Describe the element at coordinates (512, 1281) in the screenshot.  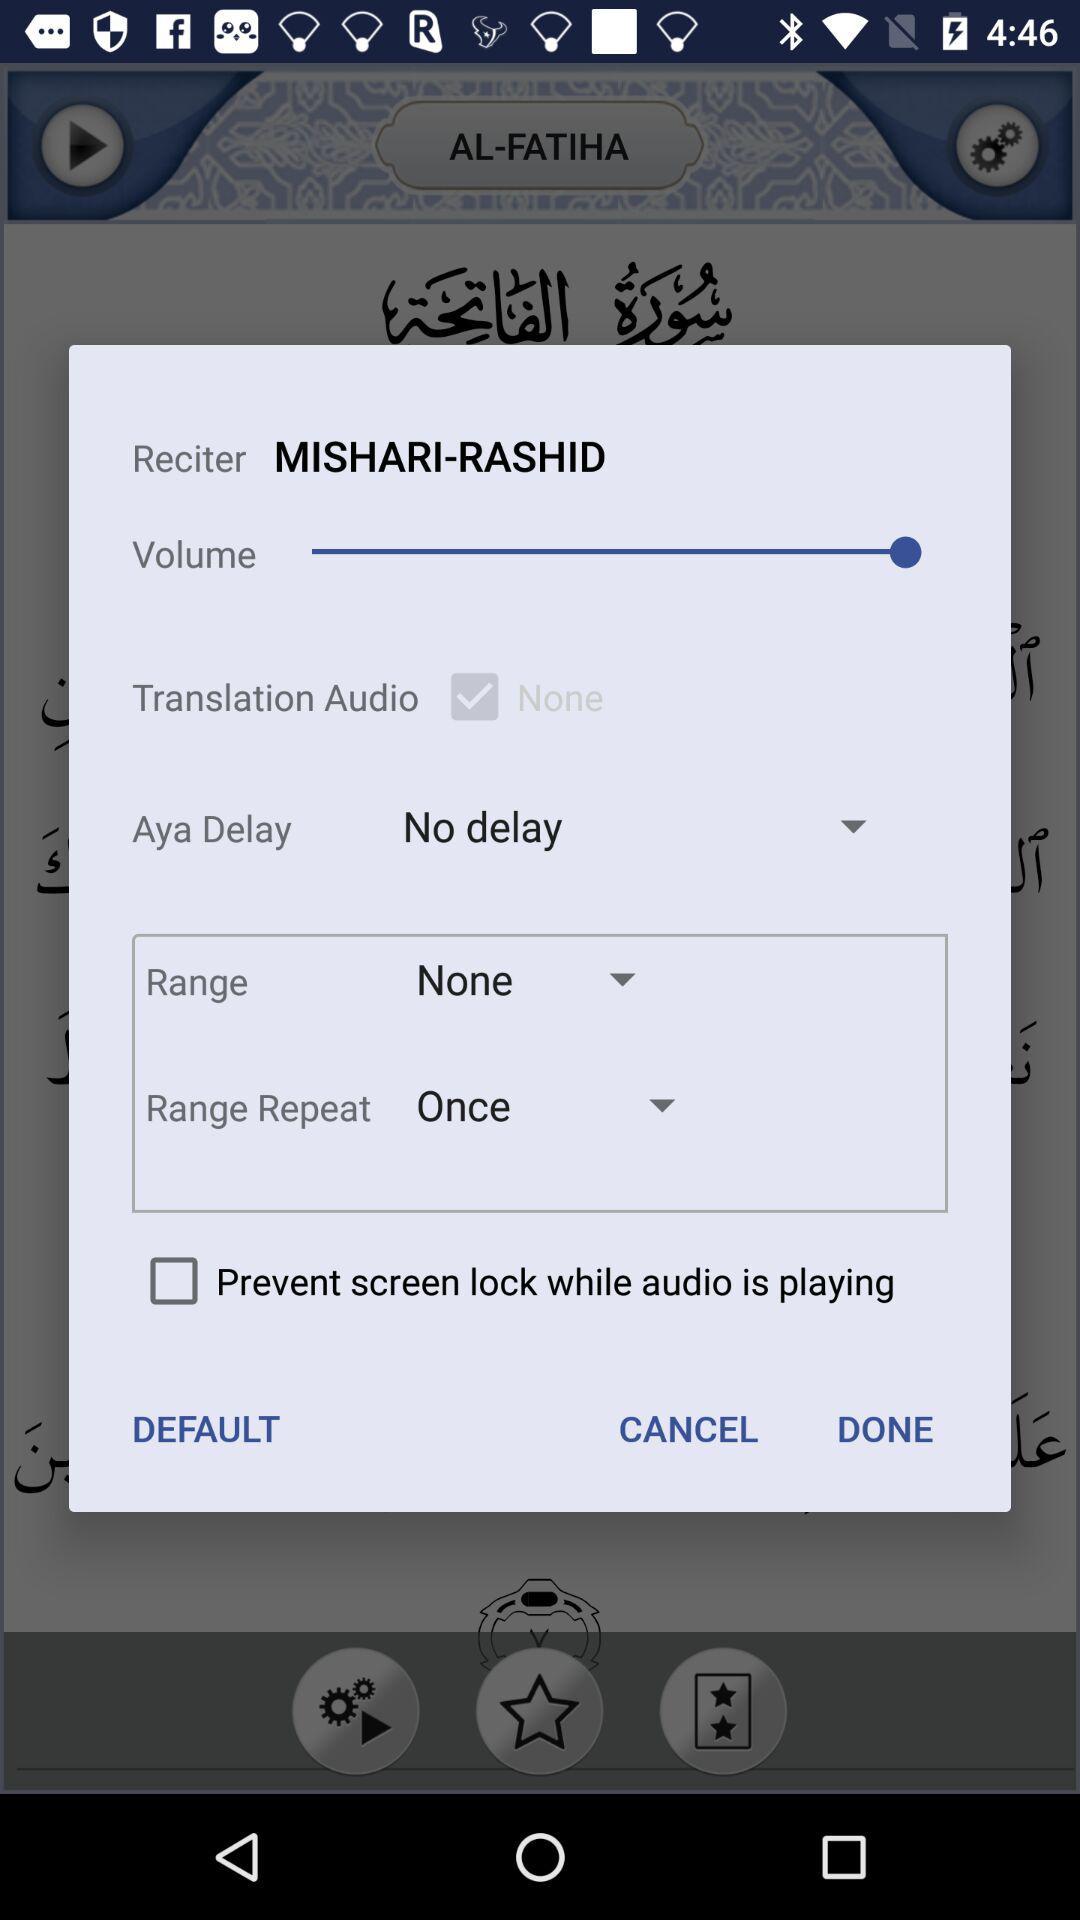
I see `the icon above the default item` at that location.